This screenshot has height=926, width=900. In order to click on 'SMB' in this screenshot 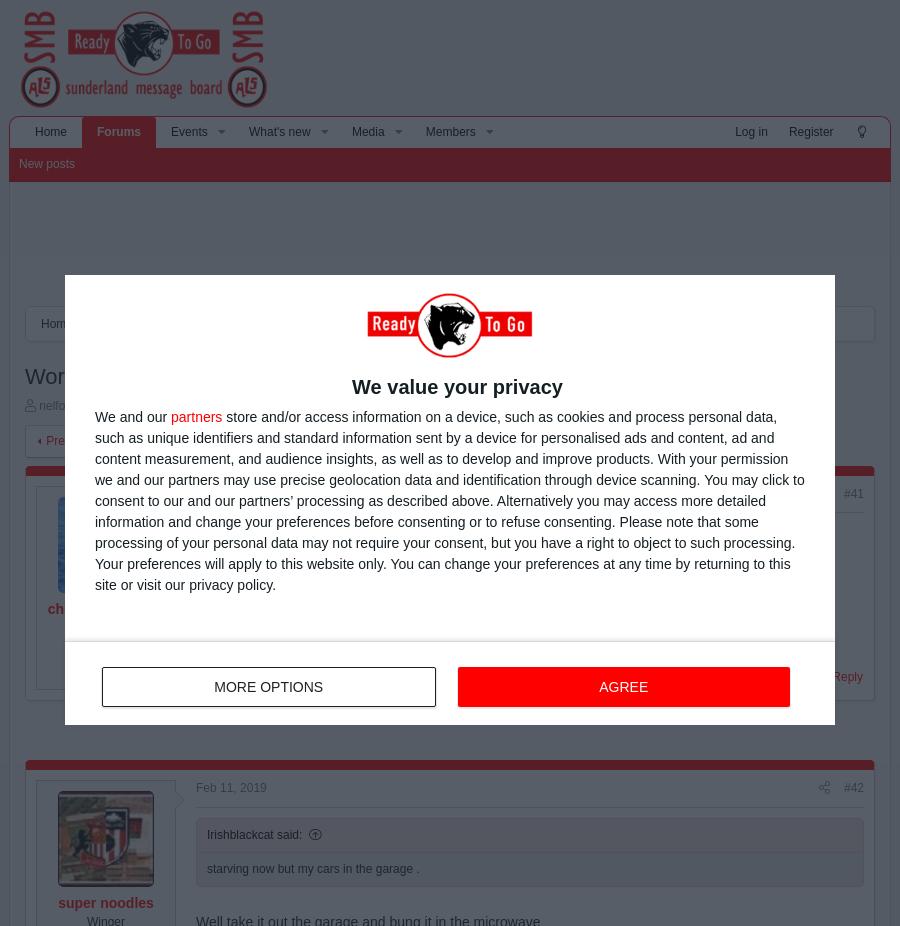, I will do `click(332, 324)`.